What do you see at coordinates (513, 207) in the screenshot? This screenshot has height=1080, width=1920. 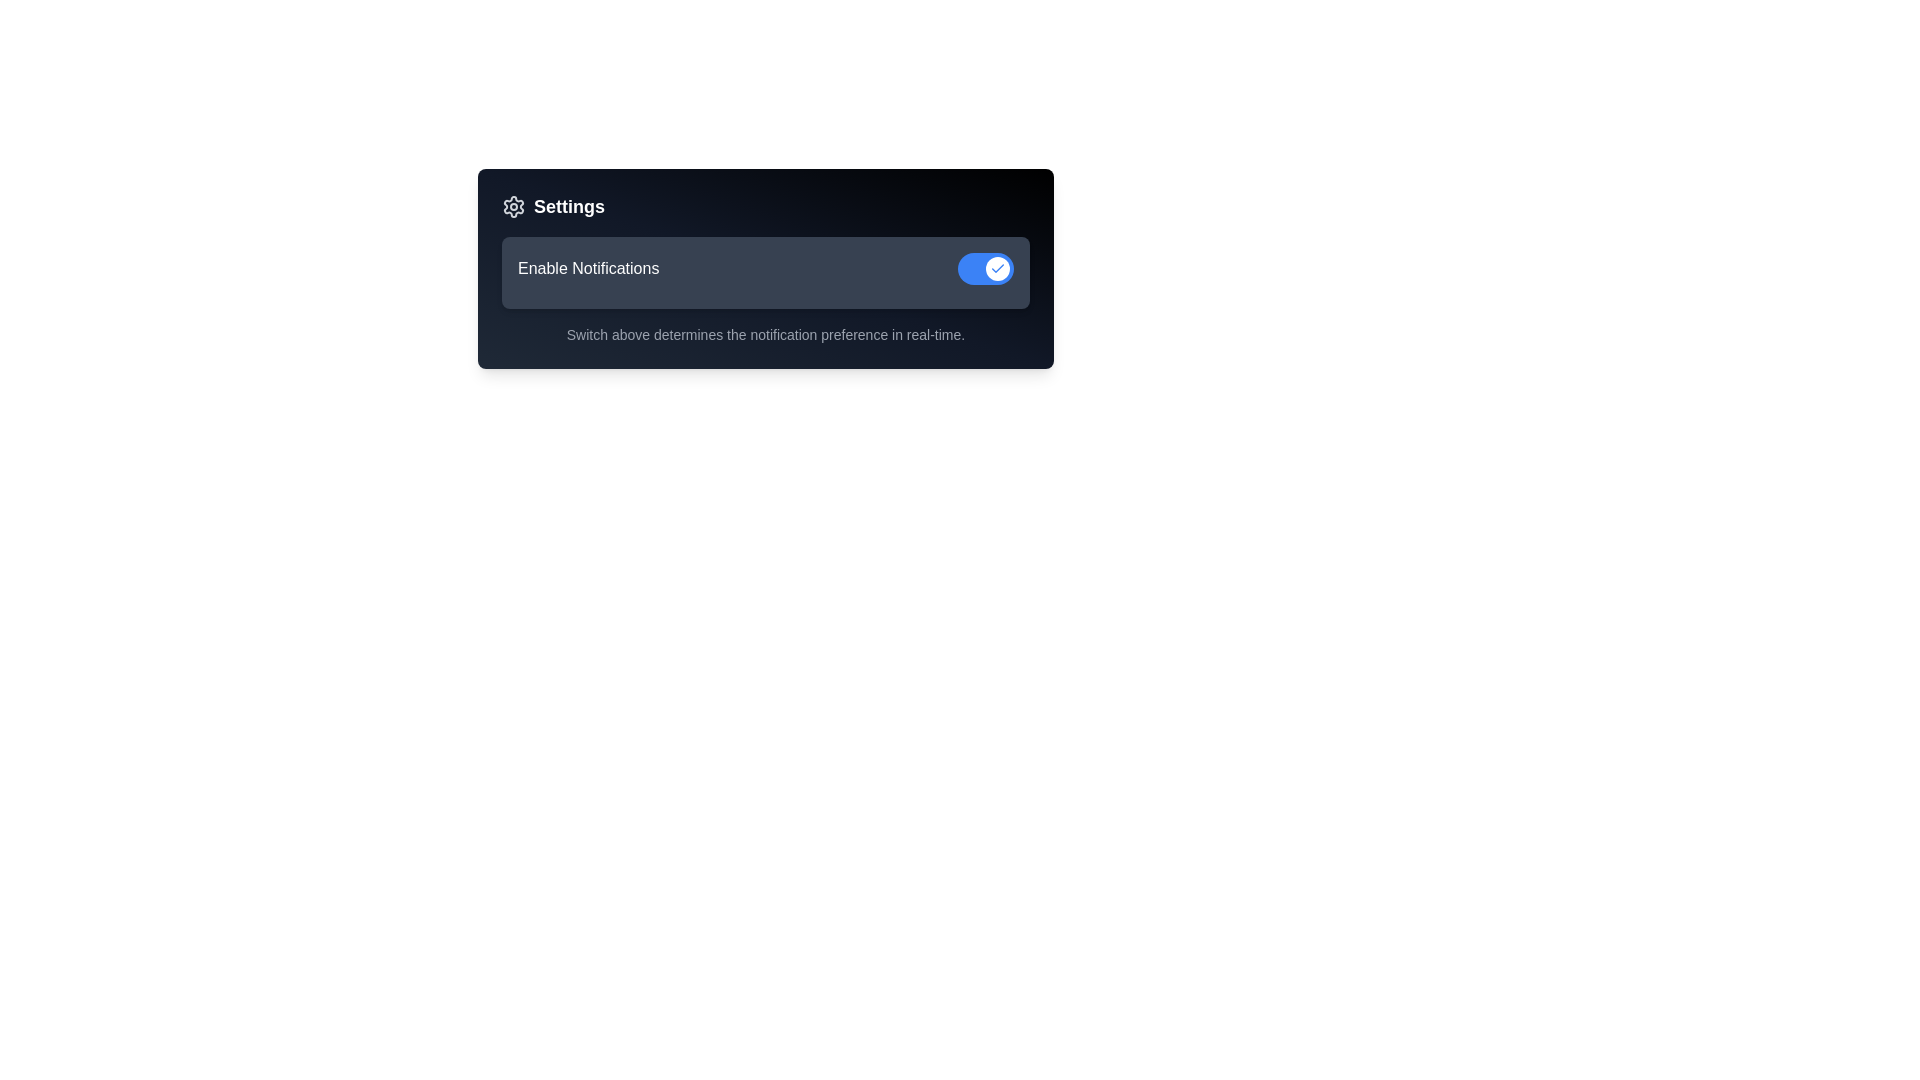 I see `the gear-like settings icon with a gray outline and light gray interior, located at the top-left corner of the black card, adjacent to the 'Settings' text` at bounding box center [513, 207].